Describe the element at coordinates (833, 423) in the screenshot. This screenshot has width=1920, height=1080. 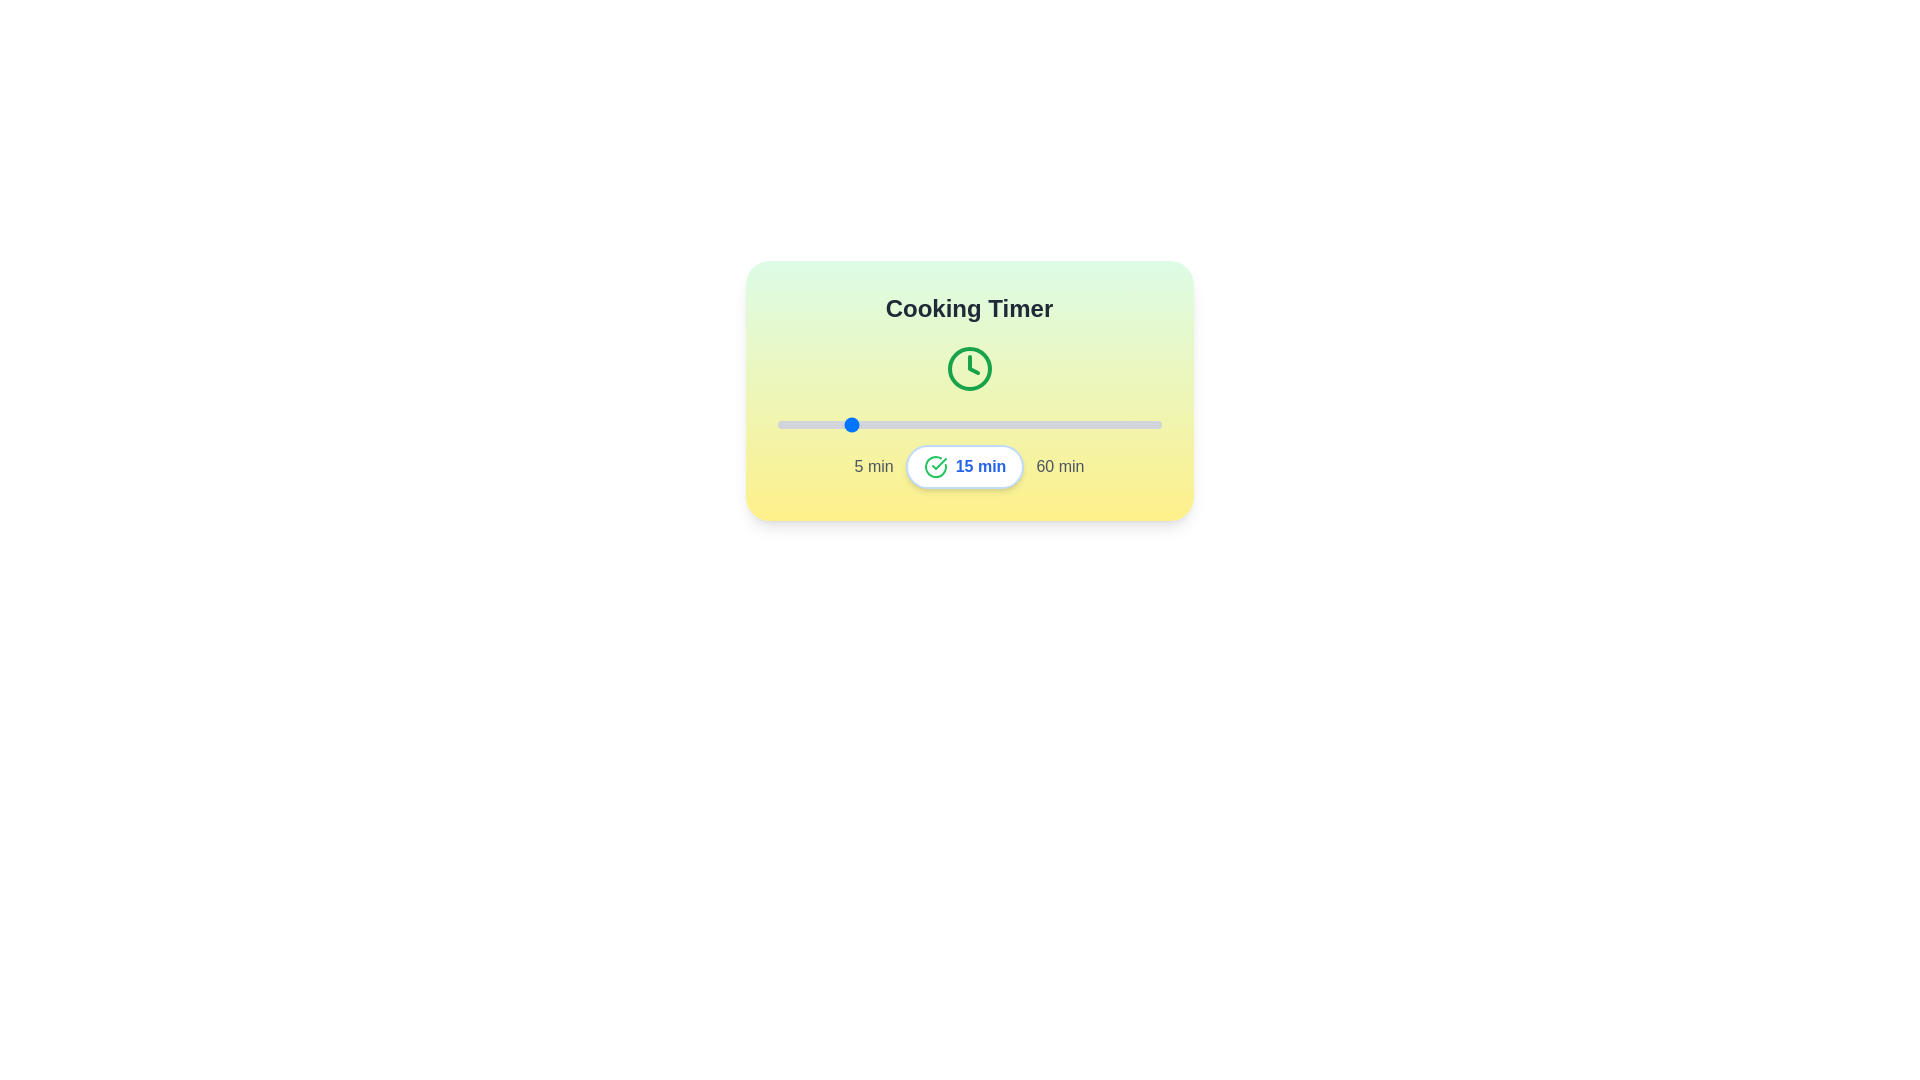
I see `cooking timer` at that location.